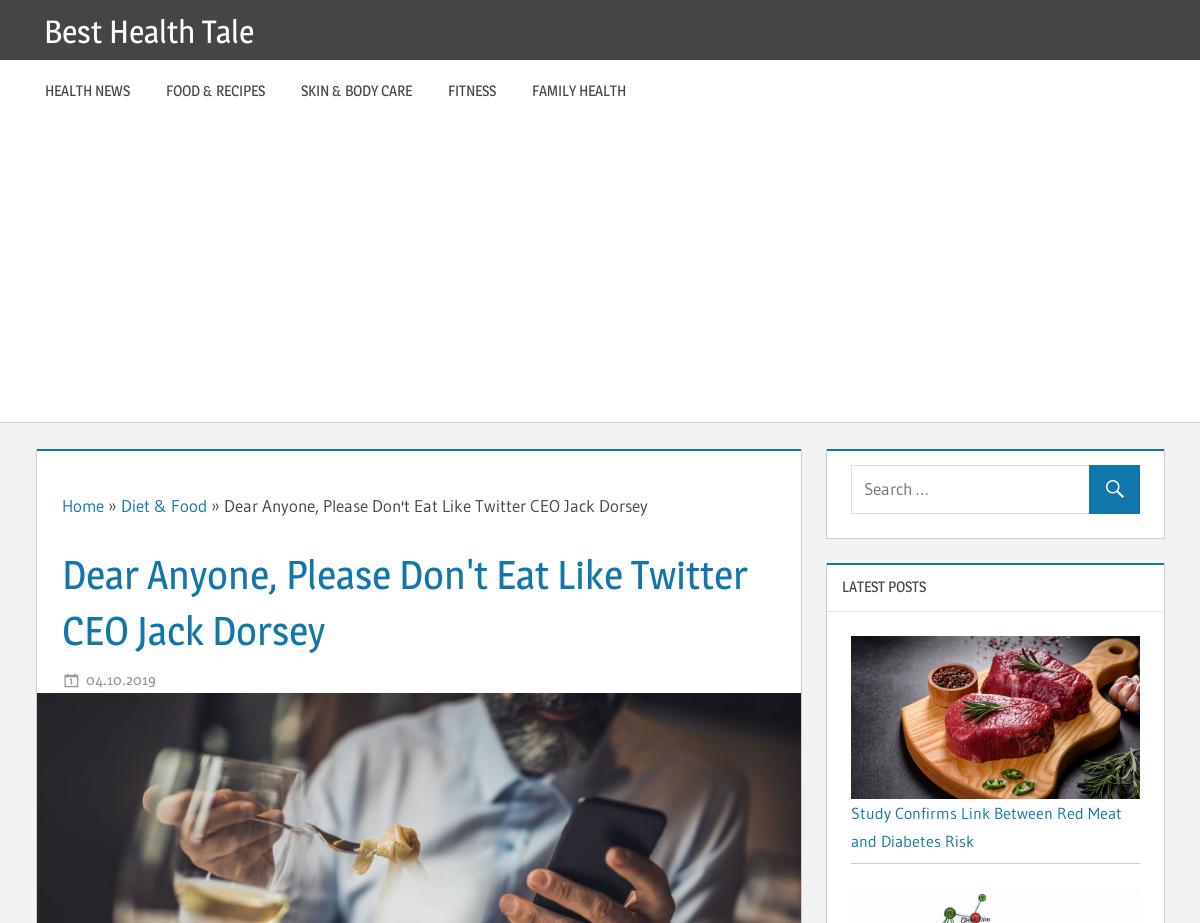 The width and height of the screenshot is (1200, 923). Describe the element at coordinates (985, 824) in the screenshot. I see `'Study Confirms Link Between Red Meat and Diabetes Risk'` at that location.